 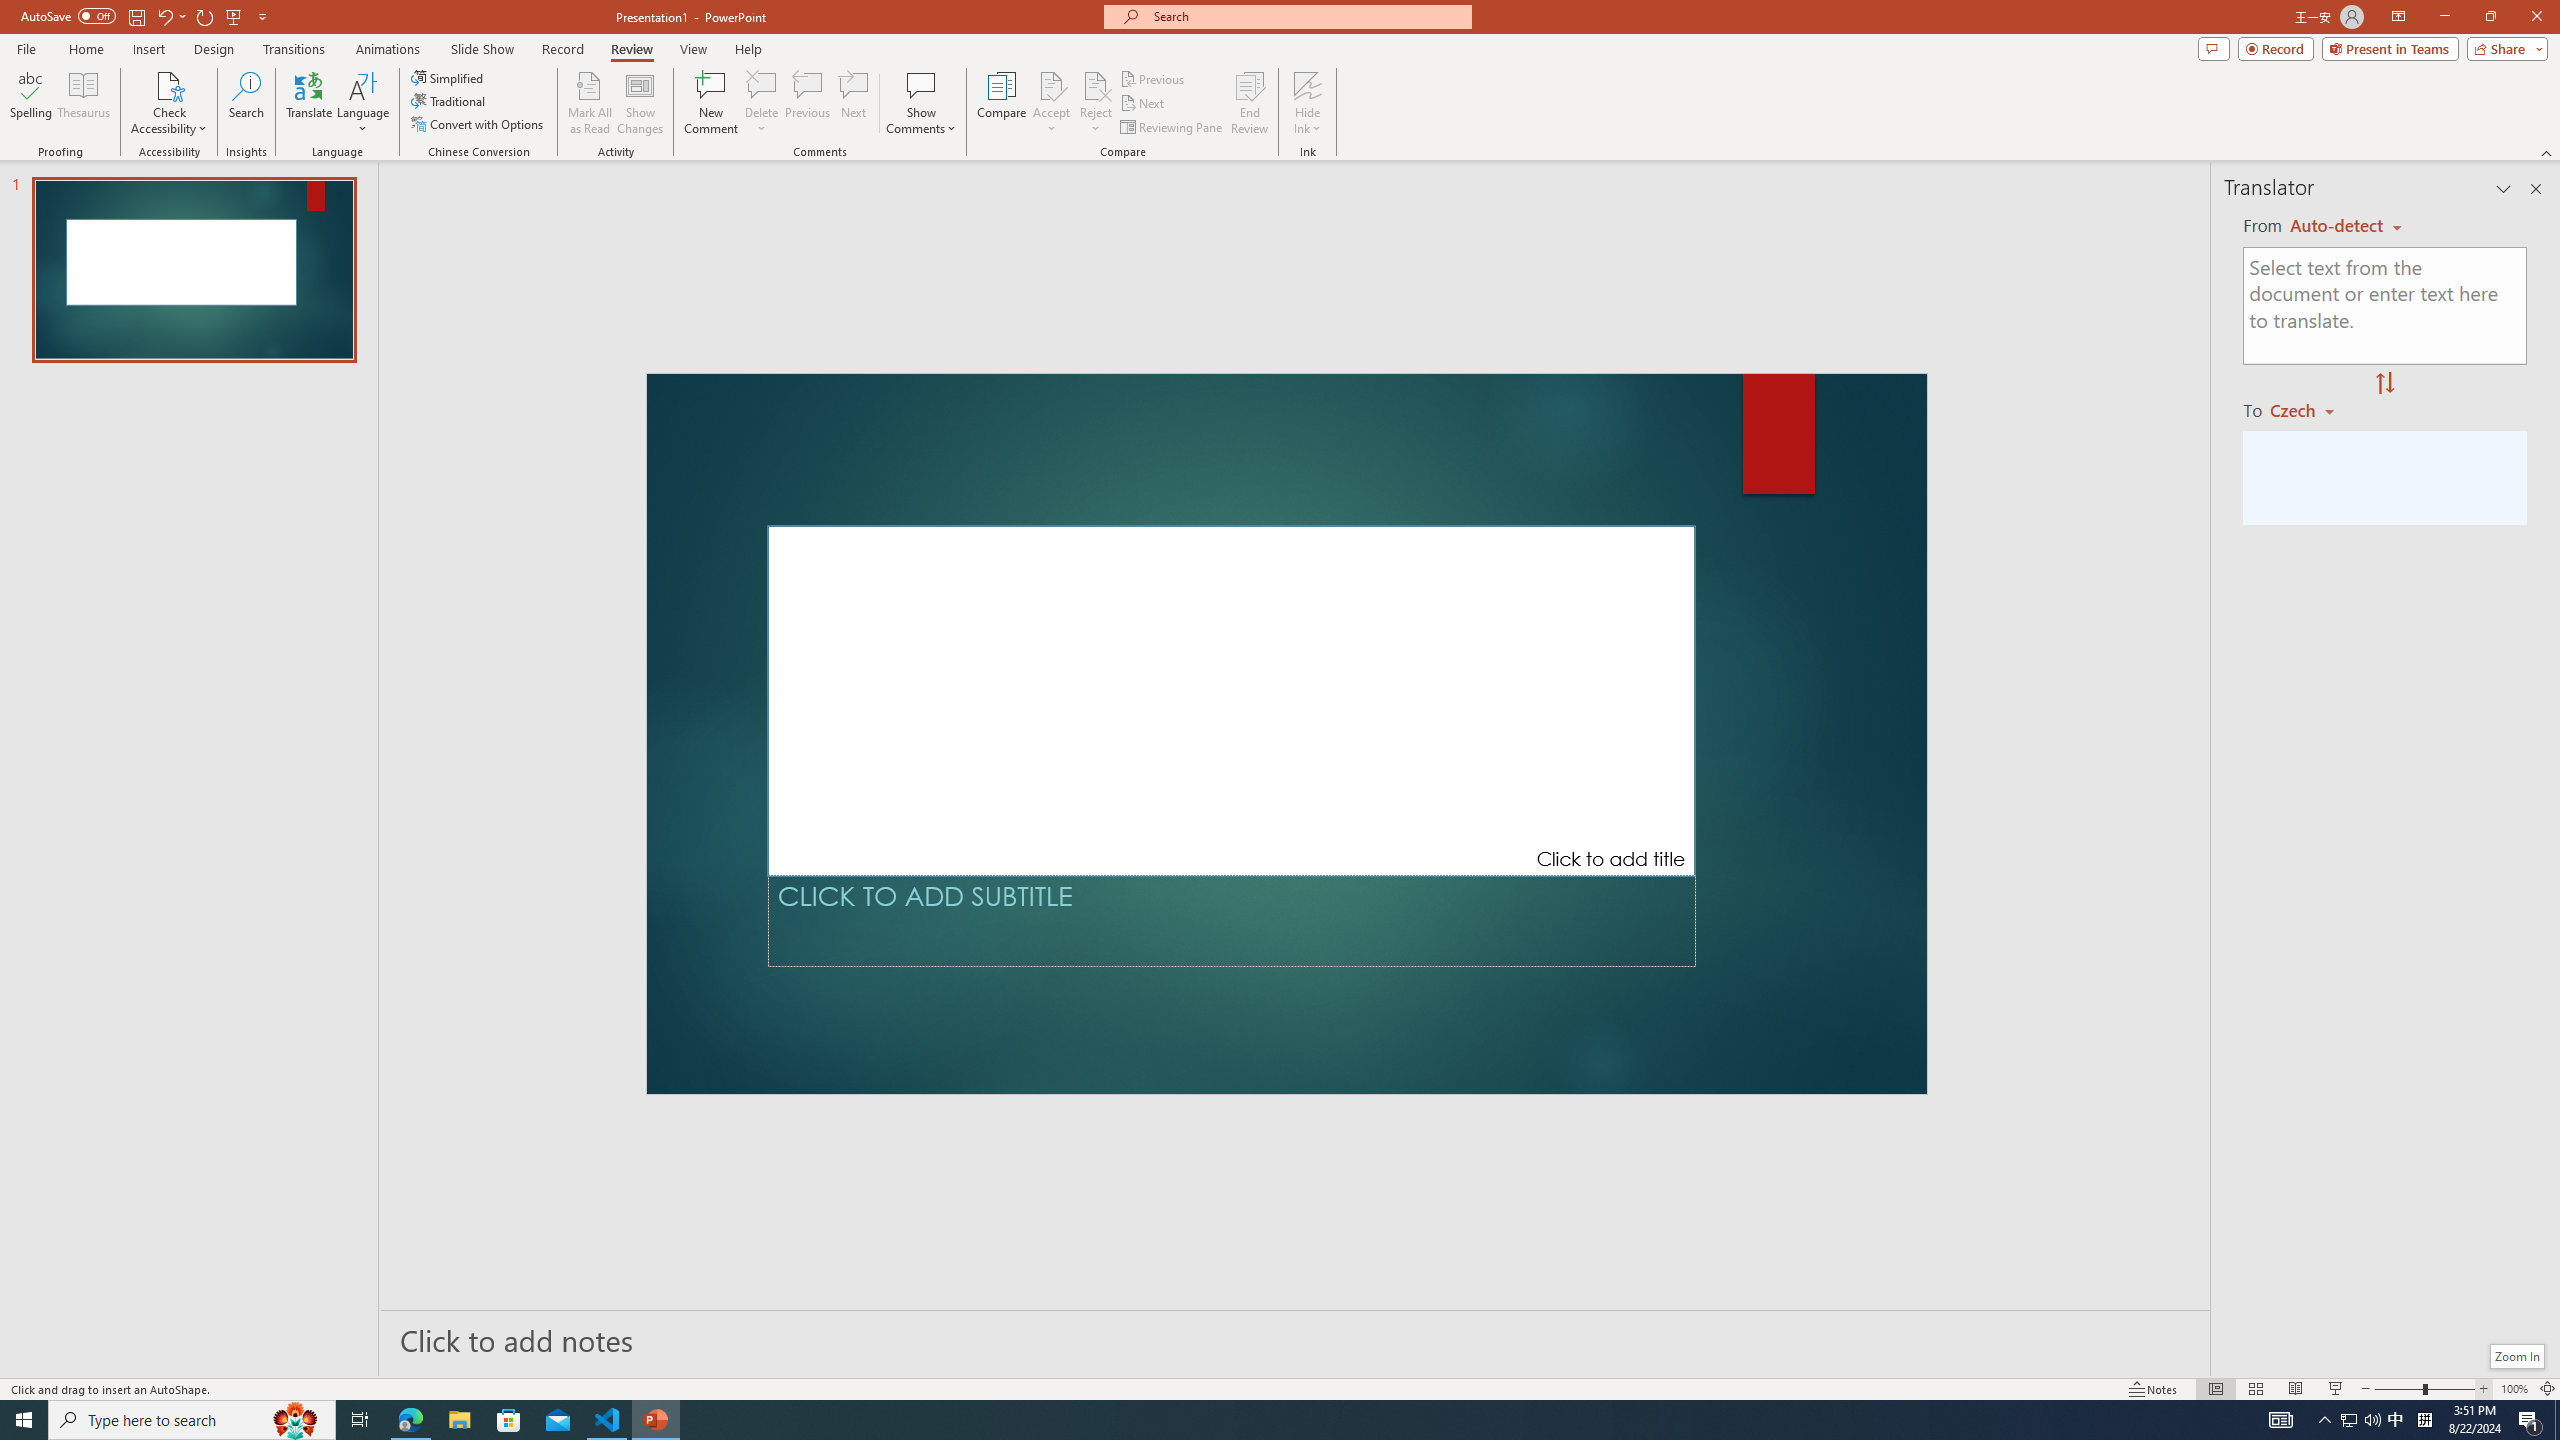 I want to click on 'Present in Teams', so click(x=2390, y=47).